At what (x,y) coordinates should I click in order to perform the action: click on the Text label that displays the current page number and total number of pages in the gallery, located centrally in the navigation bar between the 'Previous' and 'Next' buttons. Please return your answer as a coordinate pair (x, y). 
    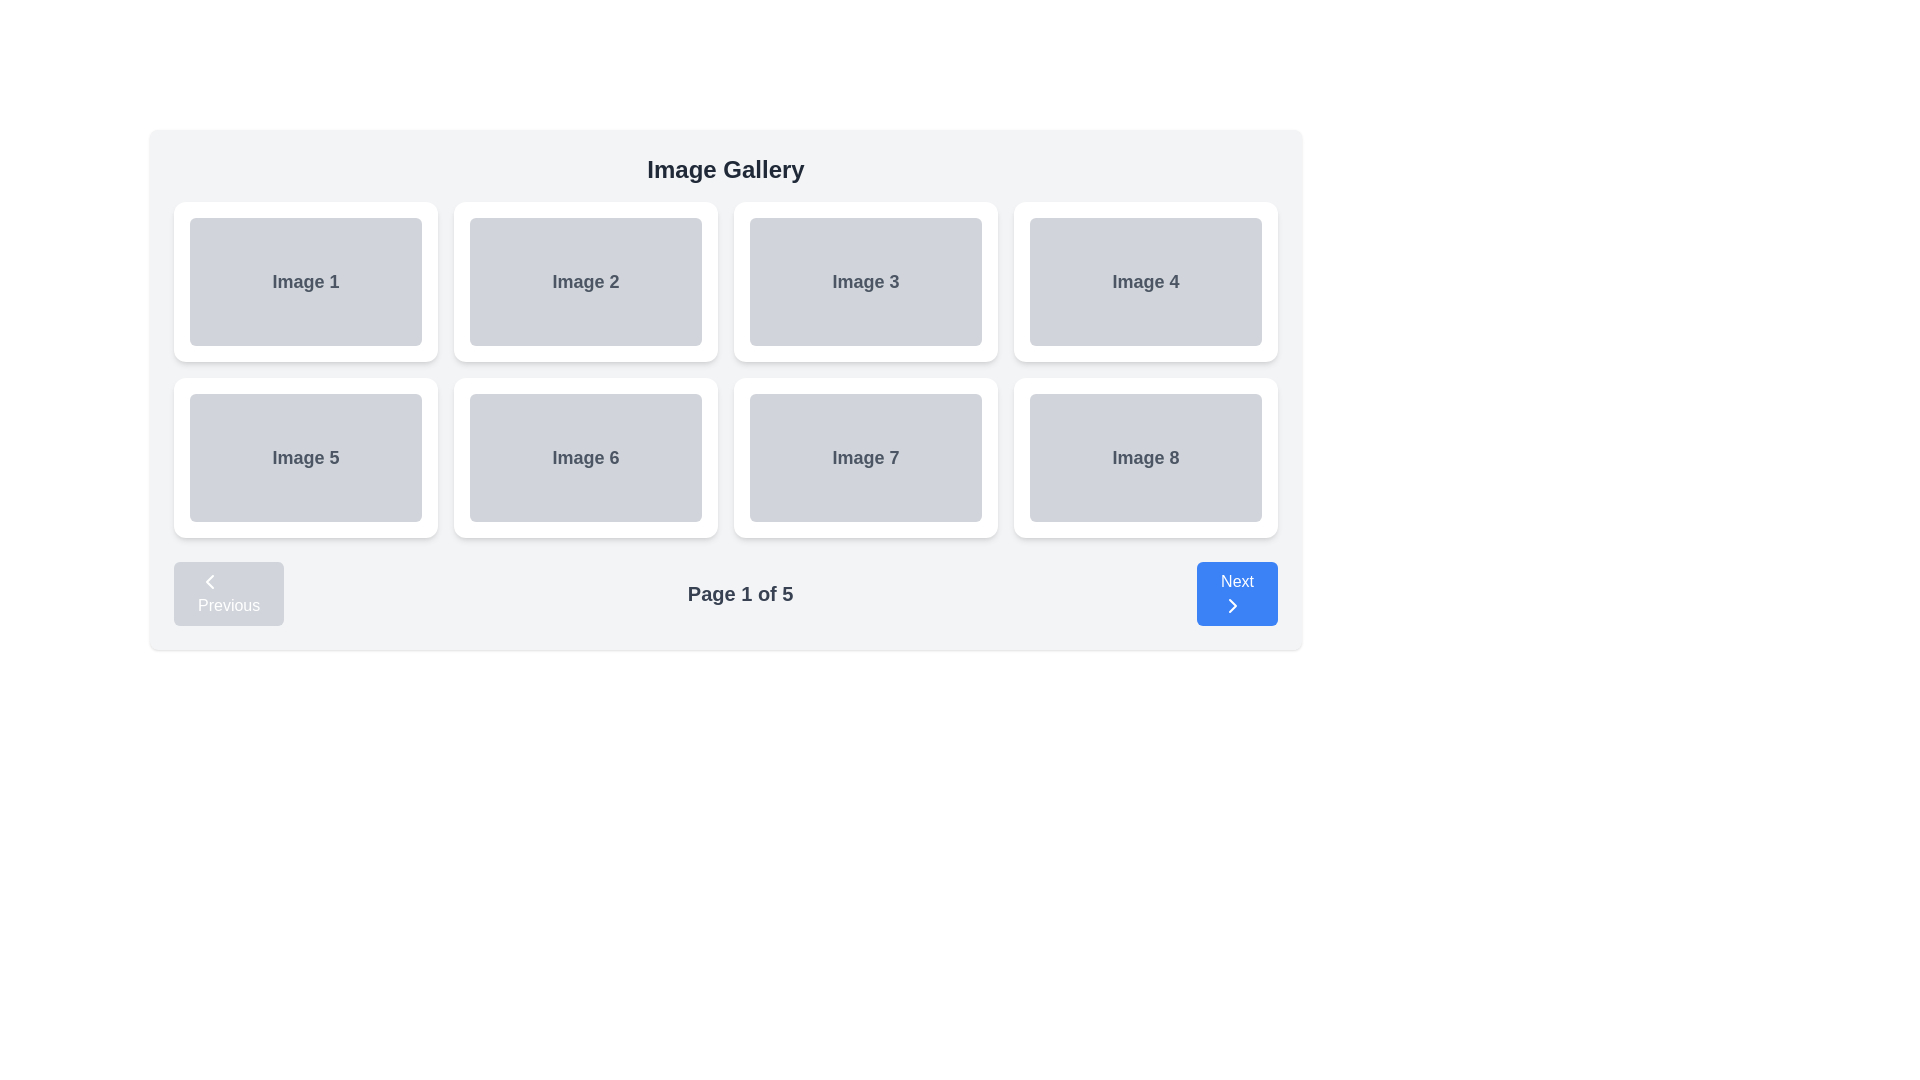
    Looking at the image, I should click on (739, 593).